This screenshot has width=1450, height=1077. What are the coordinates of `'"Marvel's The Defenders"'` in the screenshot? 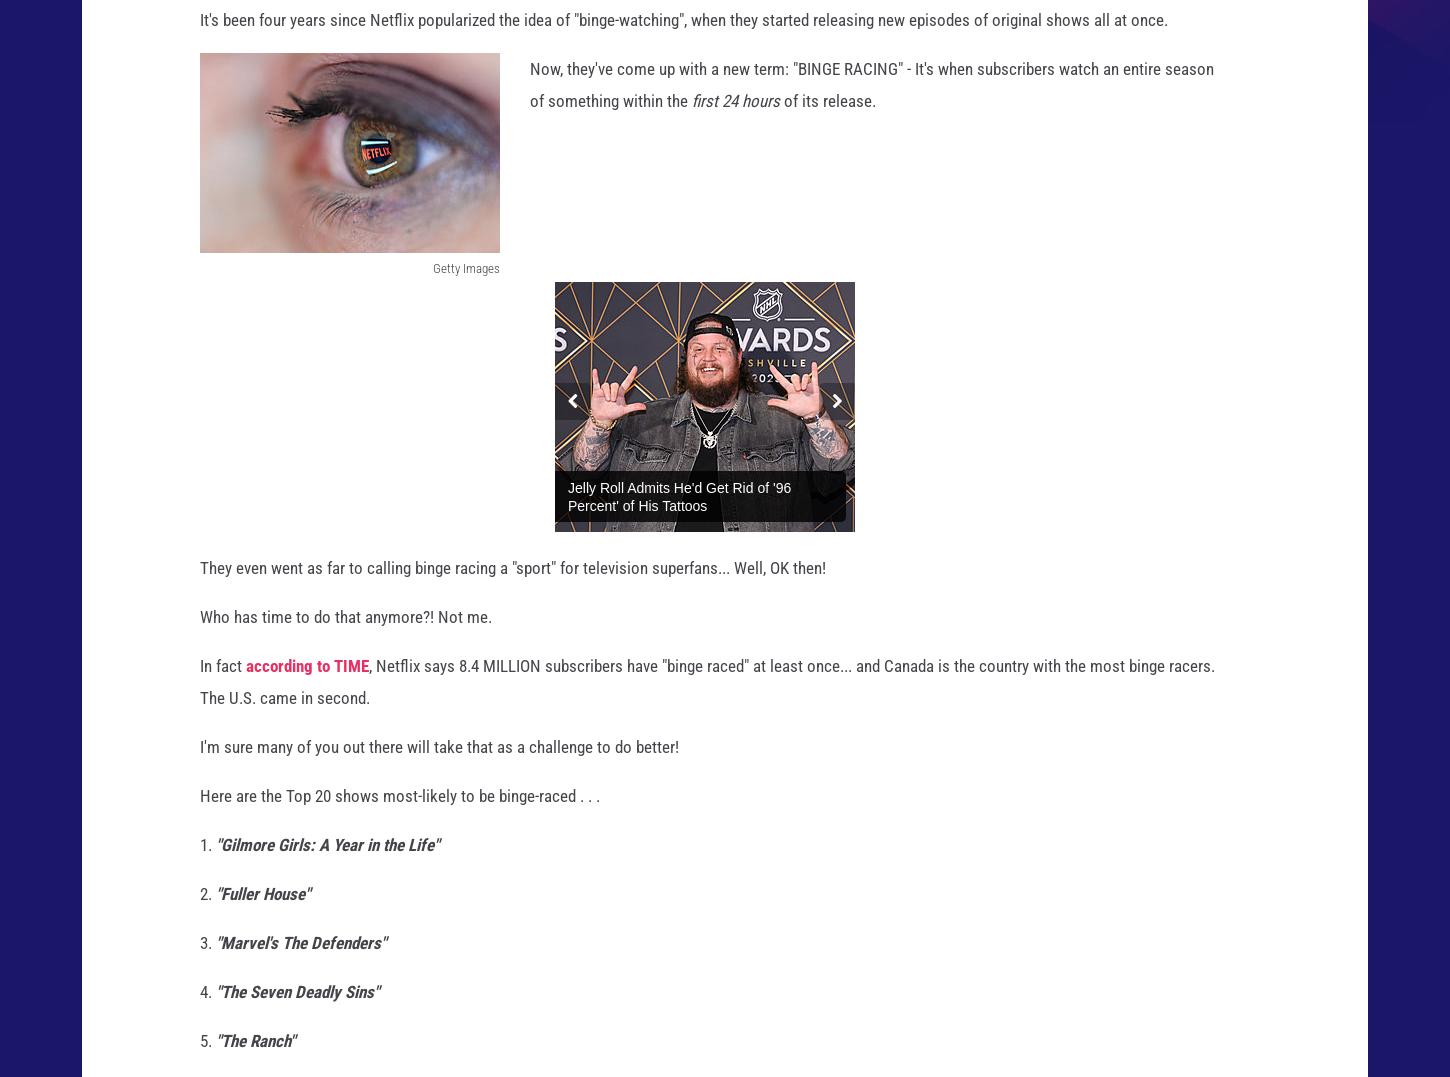 It's located at (215, 961).